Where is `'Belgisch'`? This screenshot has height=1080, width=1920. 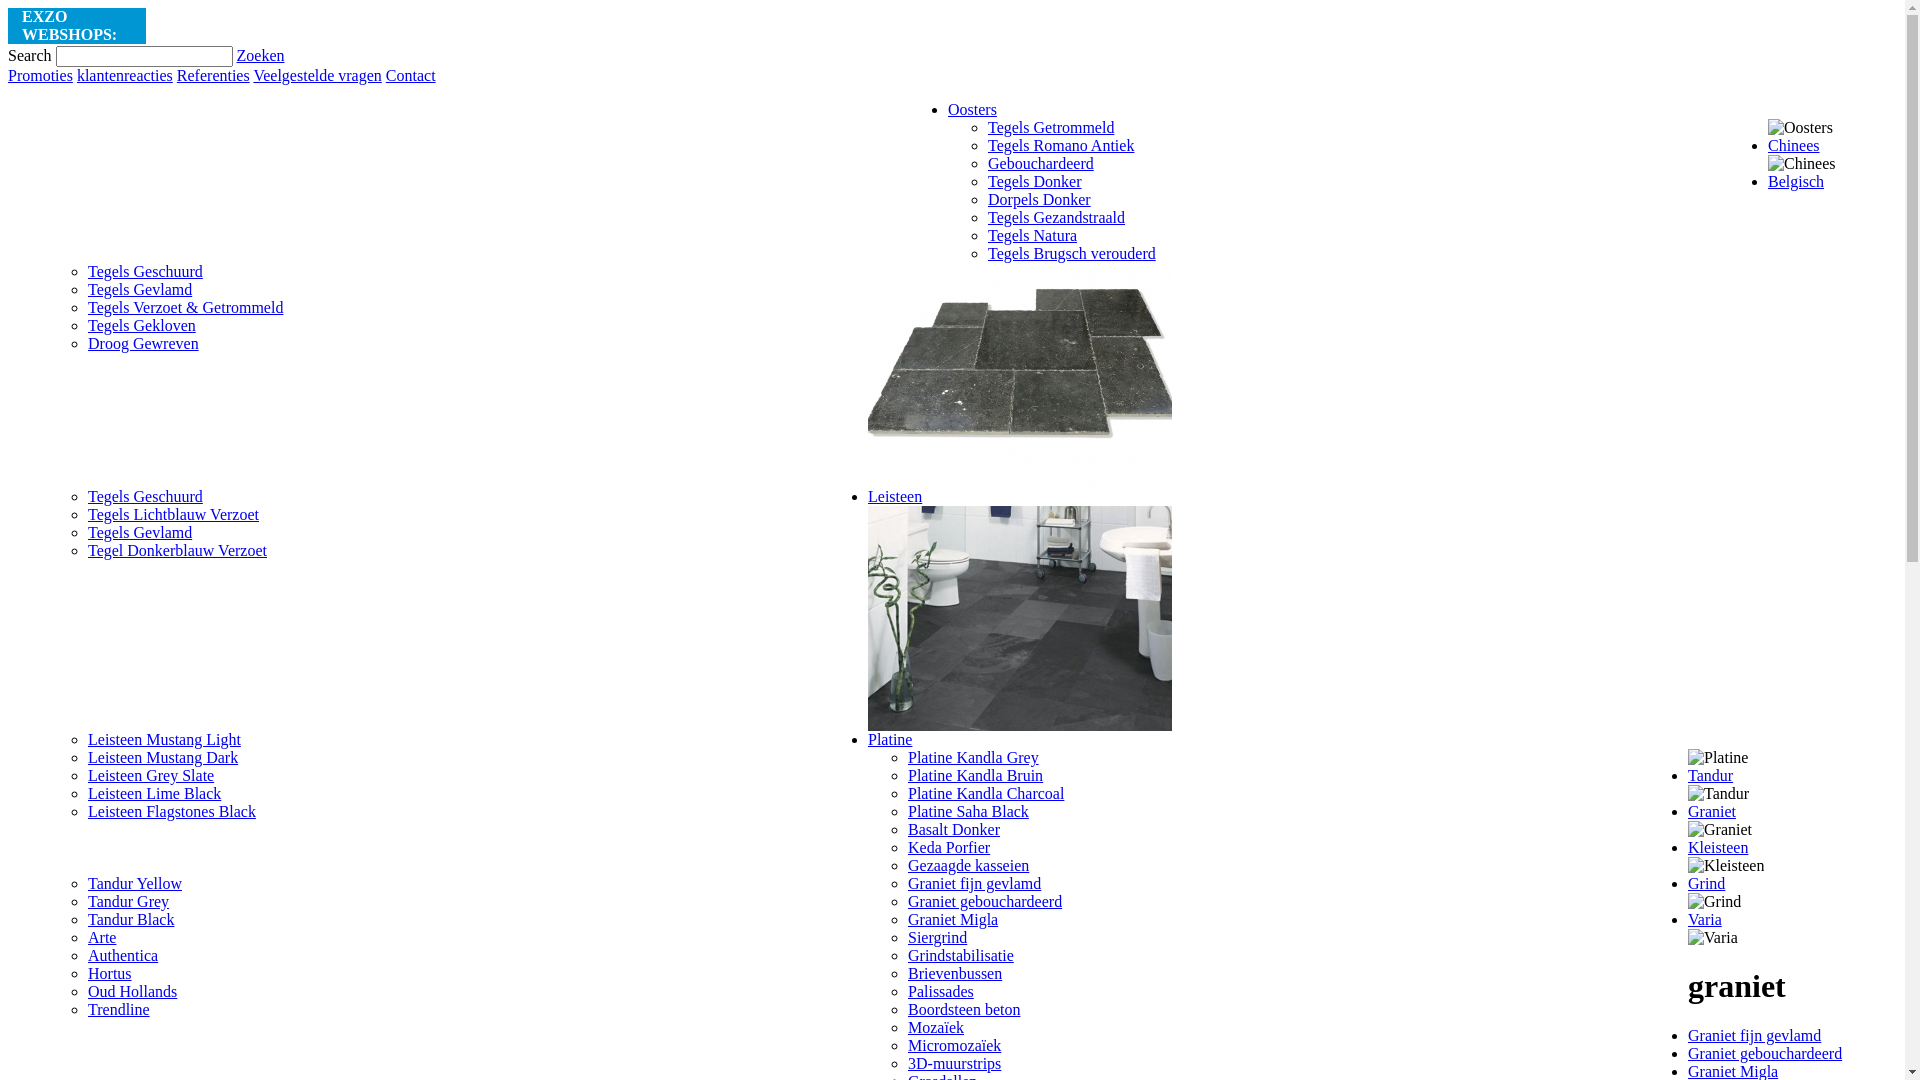 'Belgisch' is located at coordinates (1795, 181).